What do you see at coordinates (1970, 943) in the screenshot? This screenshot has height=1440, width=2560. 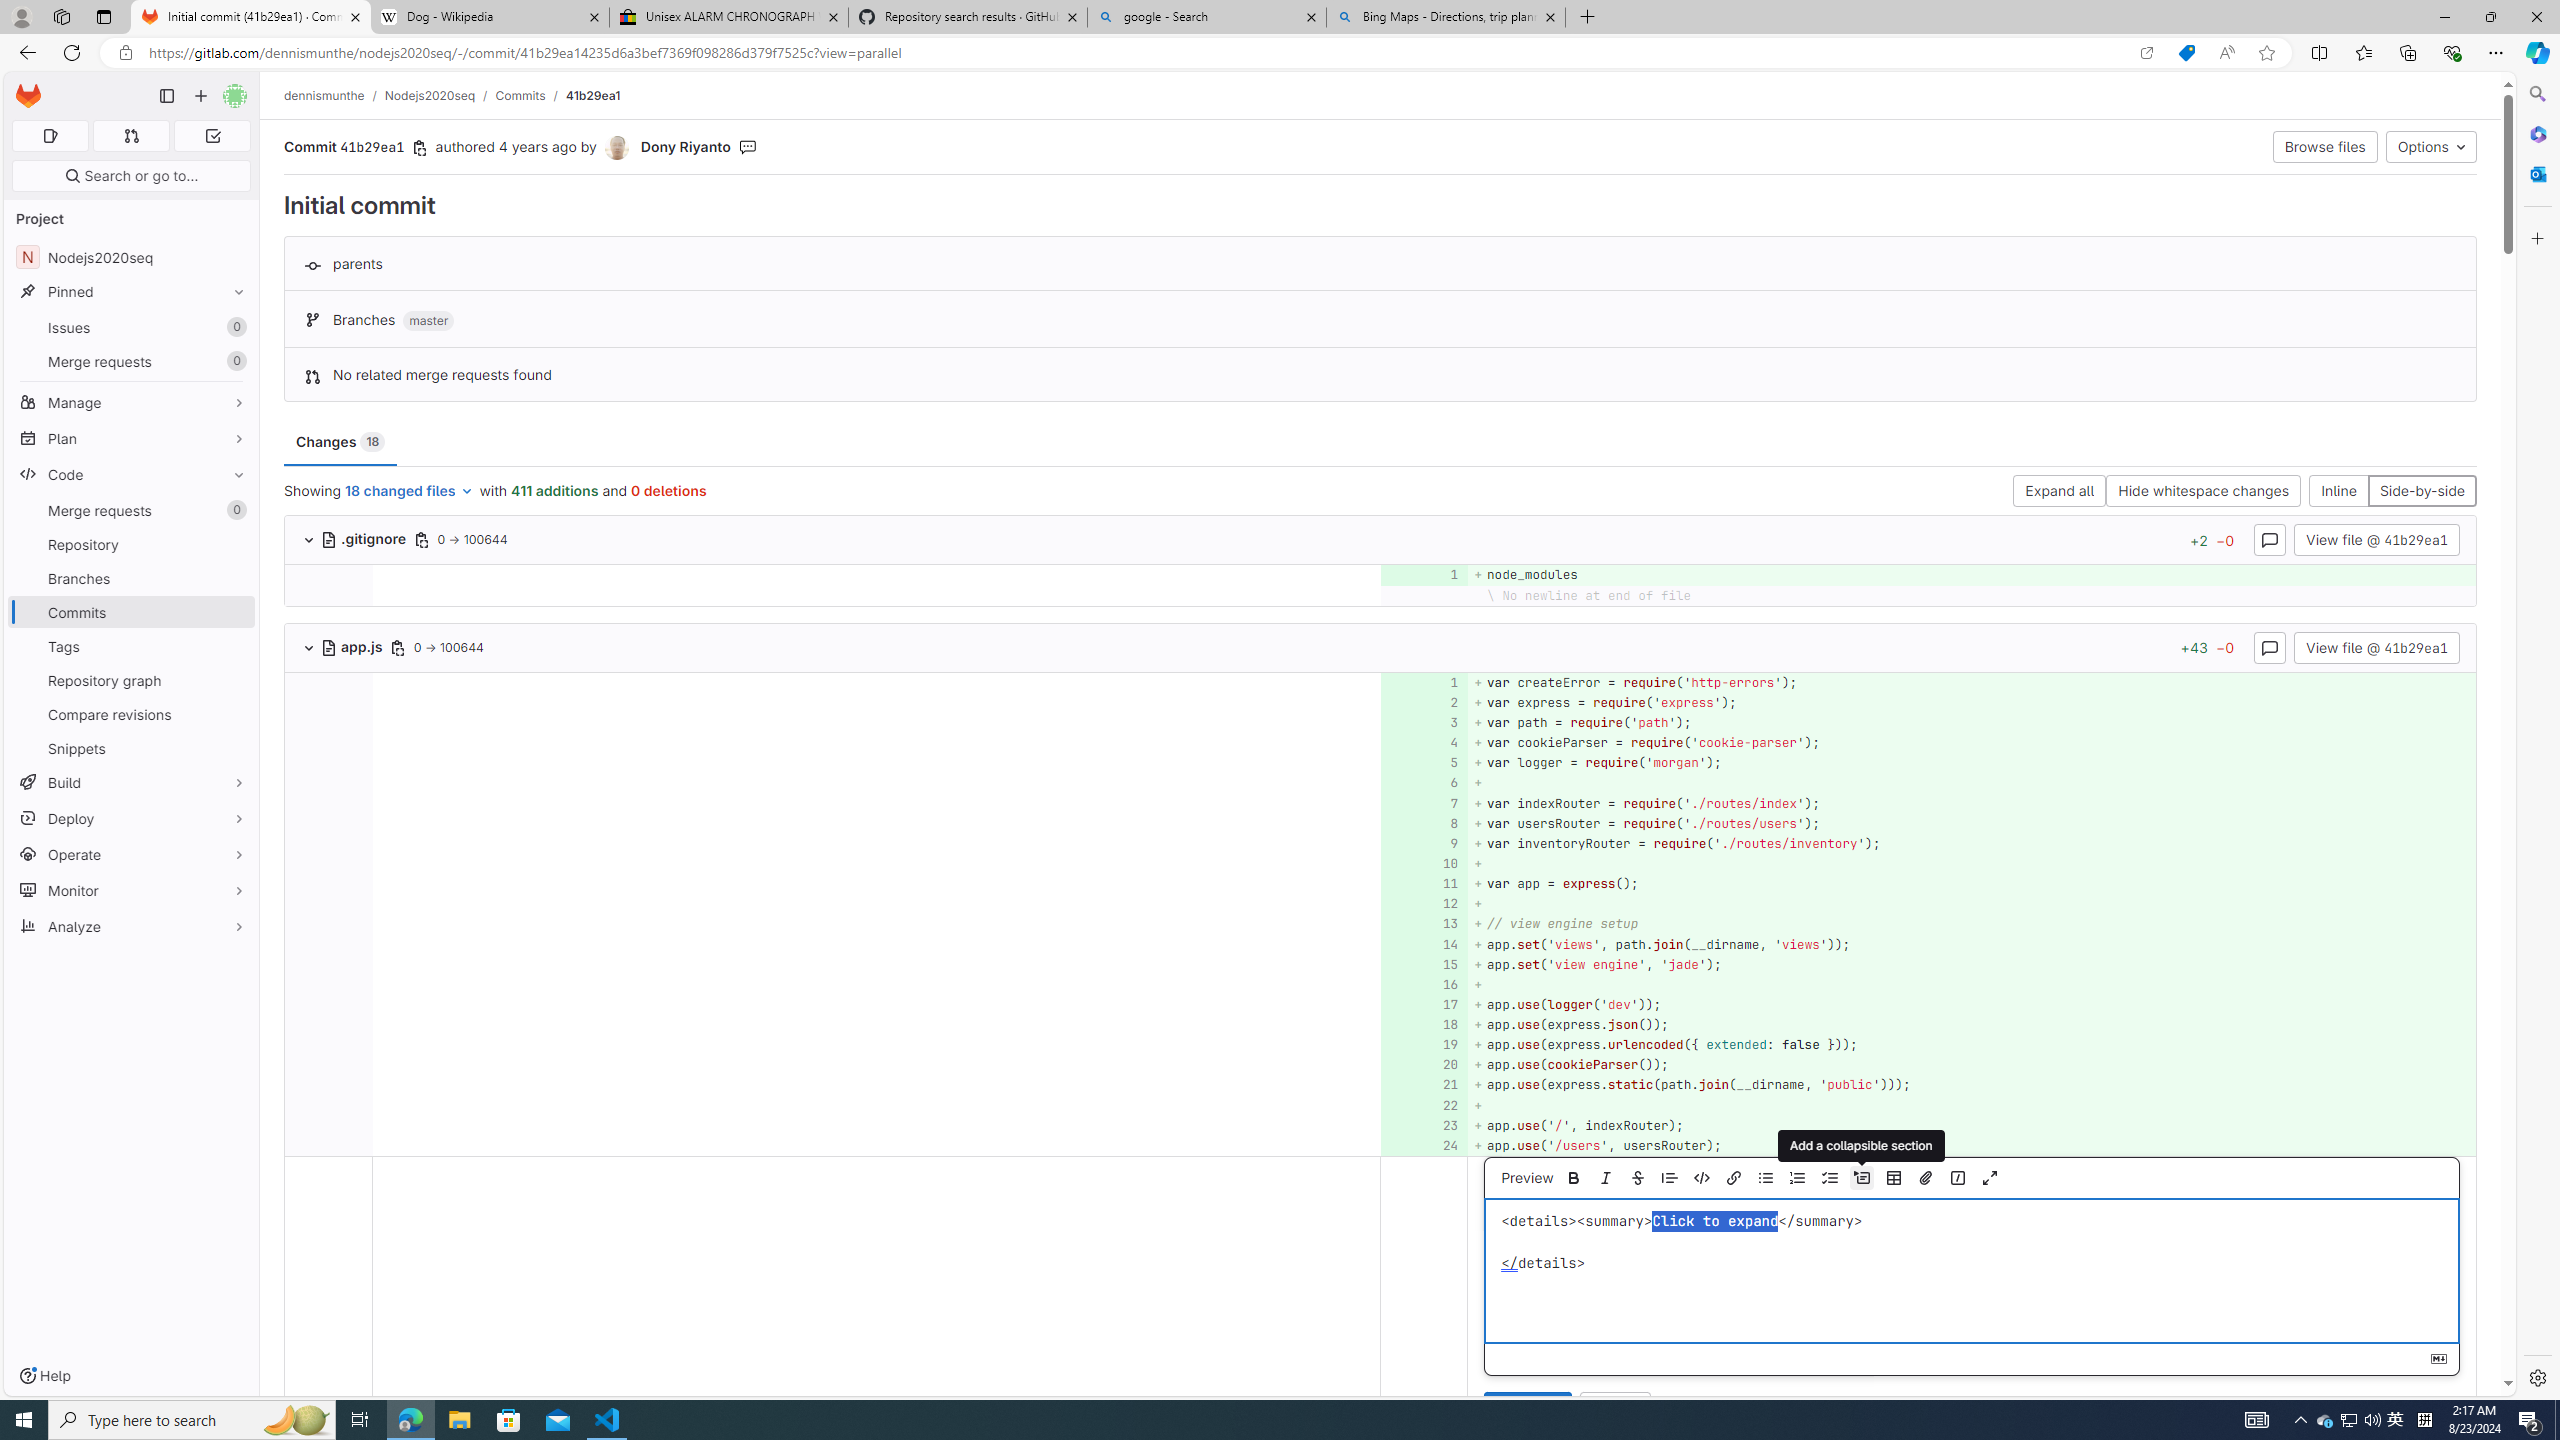 I see `'+ app.set('` at bounding box center [1970, 943].